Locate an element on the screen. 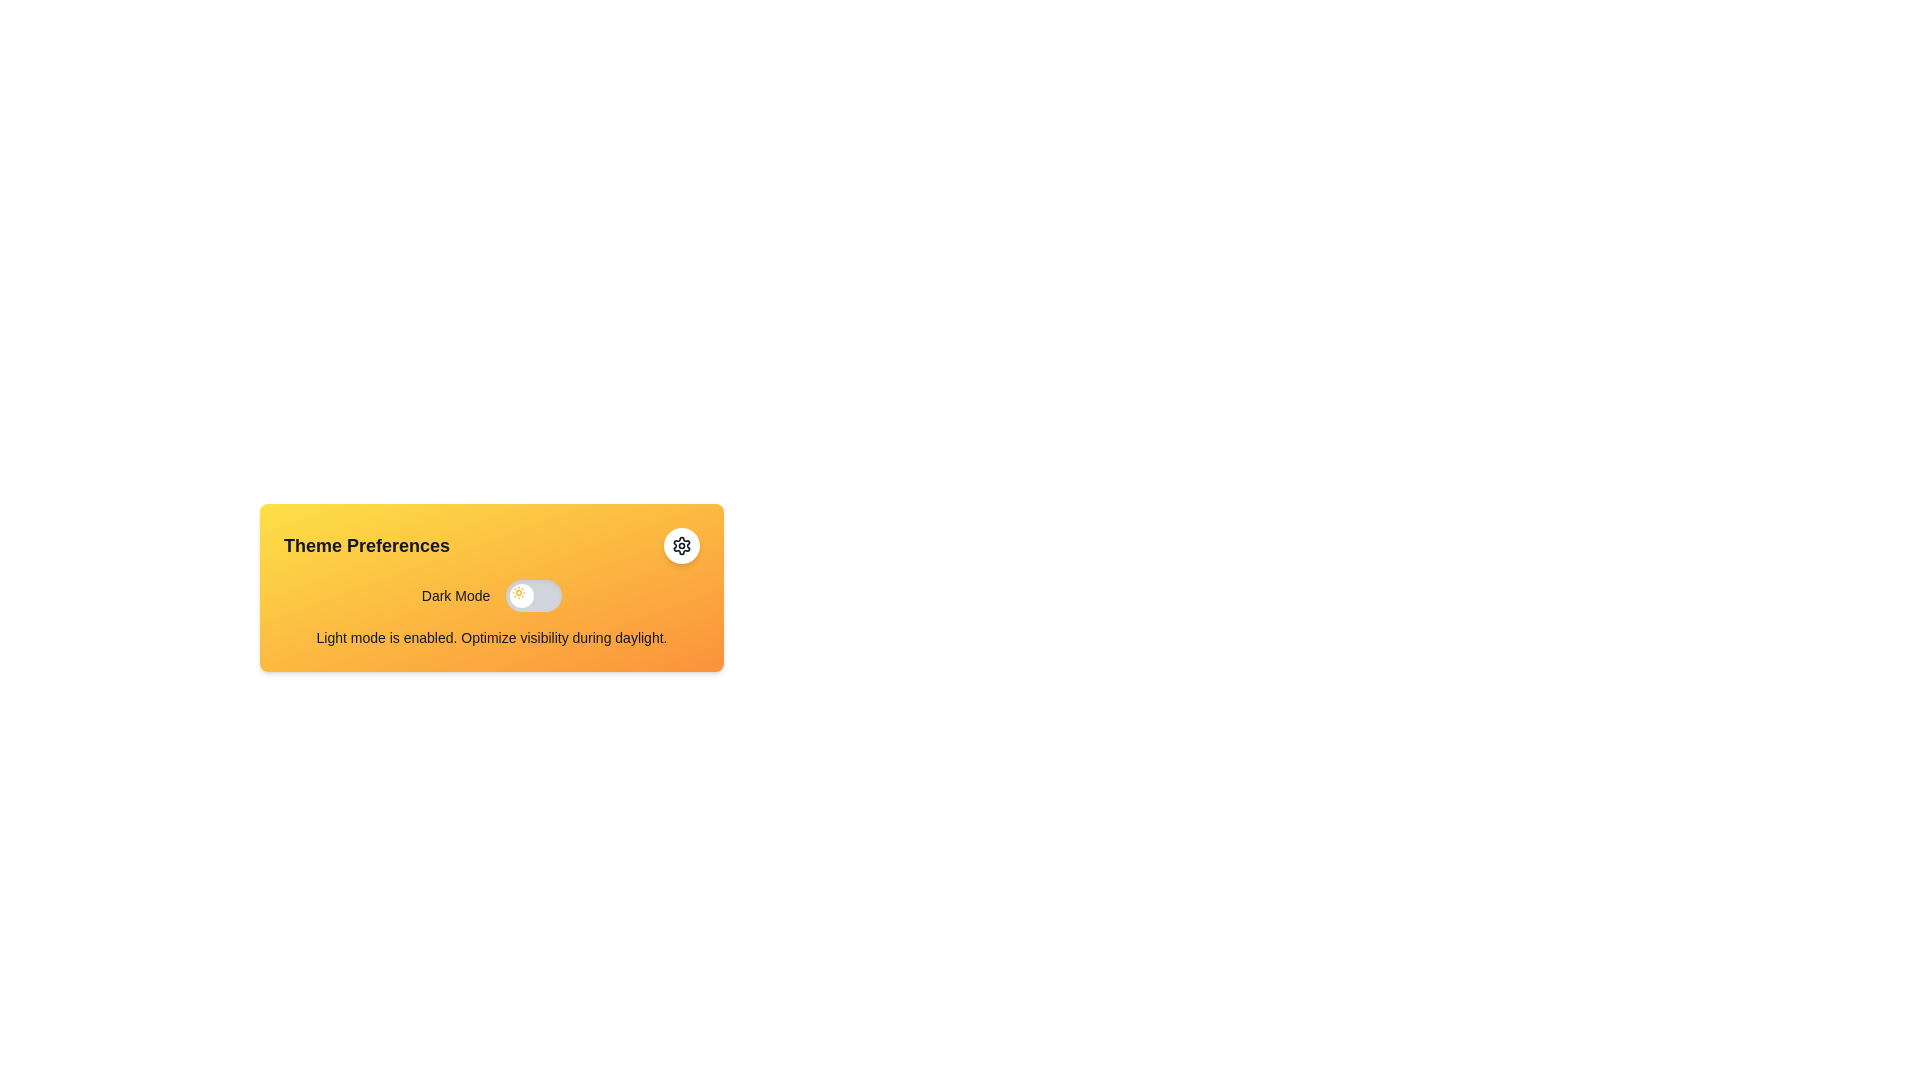 The width and height of the screenshot is (1920, 1080). the circular button with a white background and a black gear icon located at the far right of the header section labeled 'Theme Preferences' is located at coordinates (681, 546).